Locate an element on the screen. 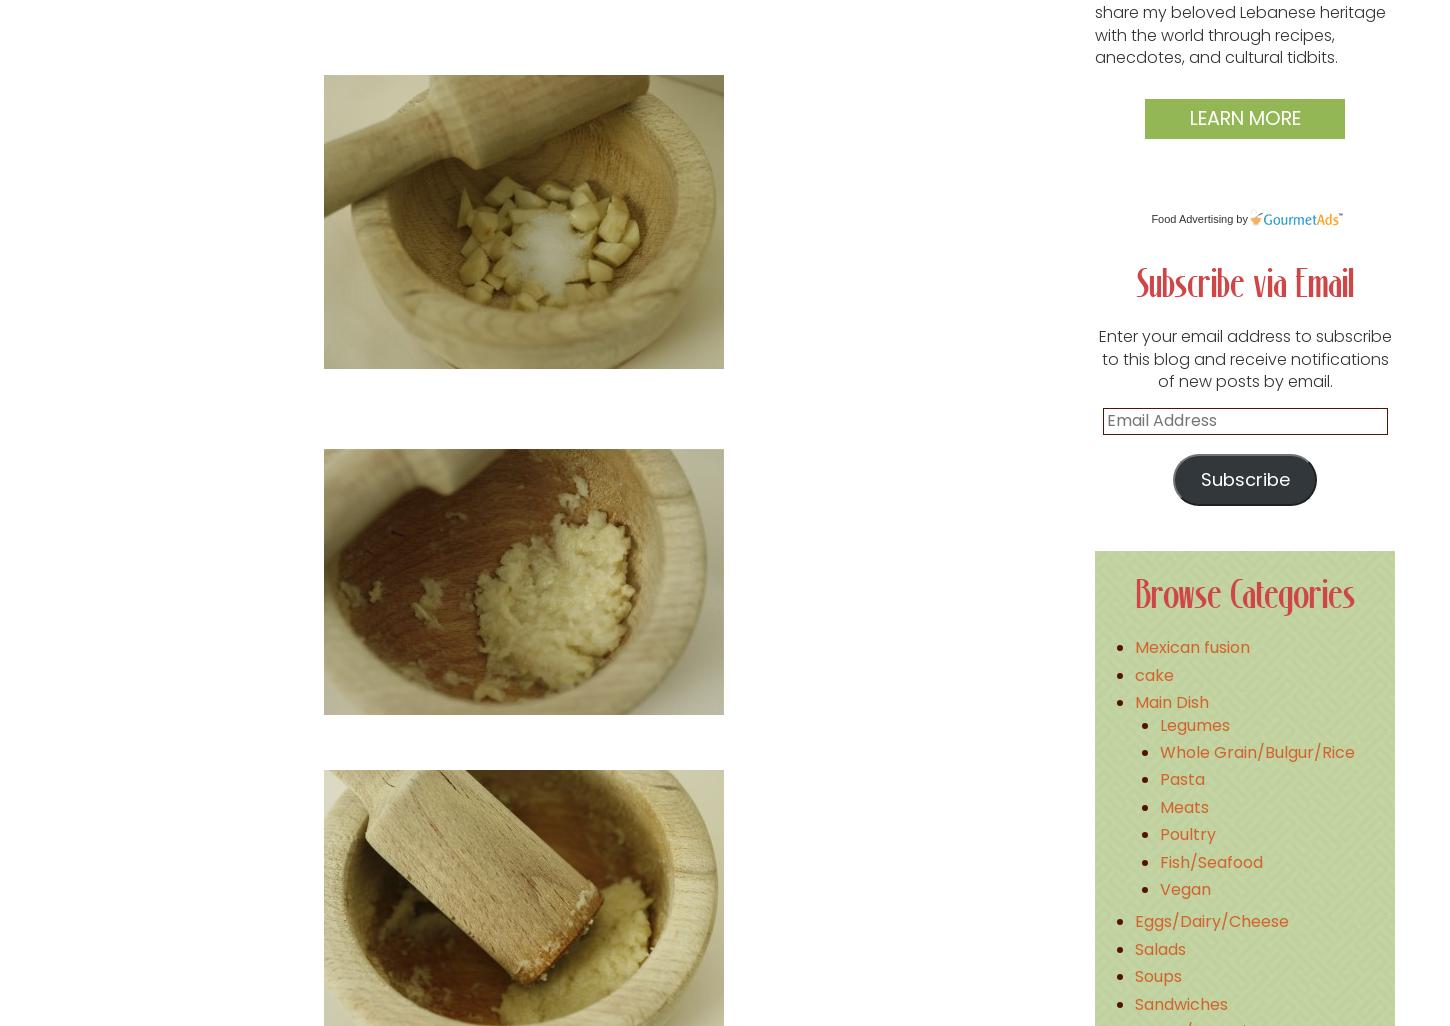  'Legumes' is located at coordinates (1193, 724).